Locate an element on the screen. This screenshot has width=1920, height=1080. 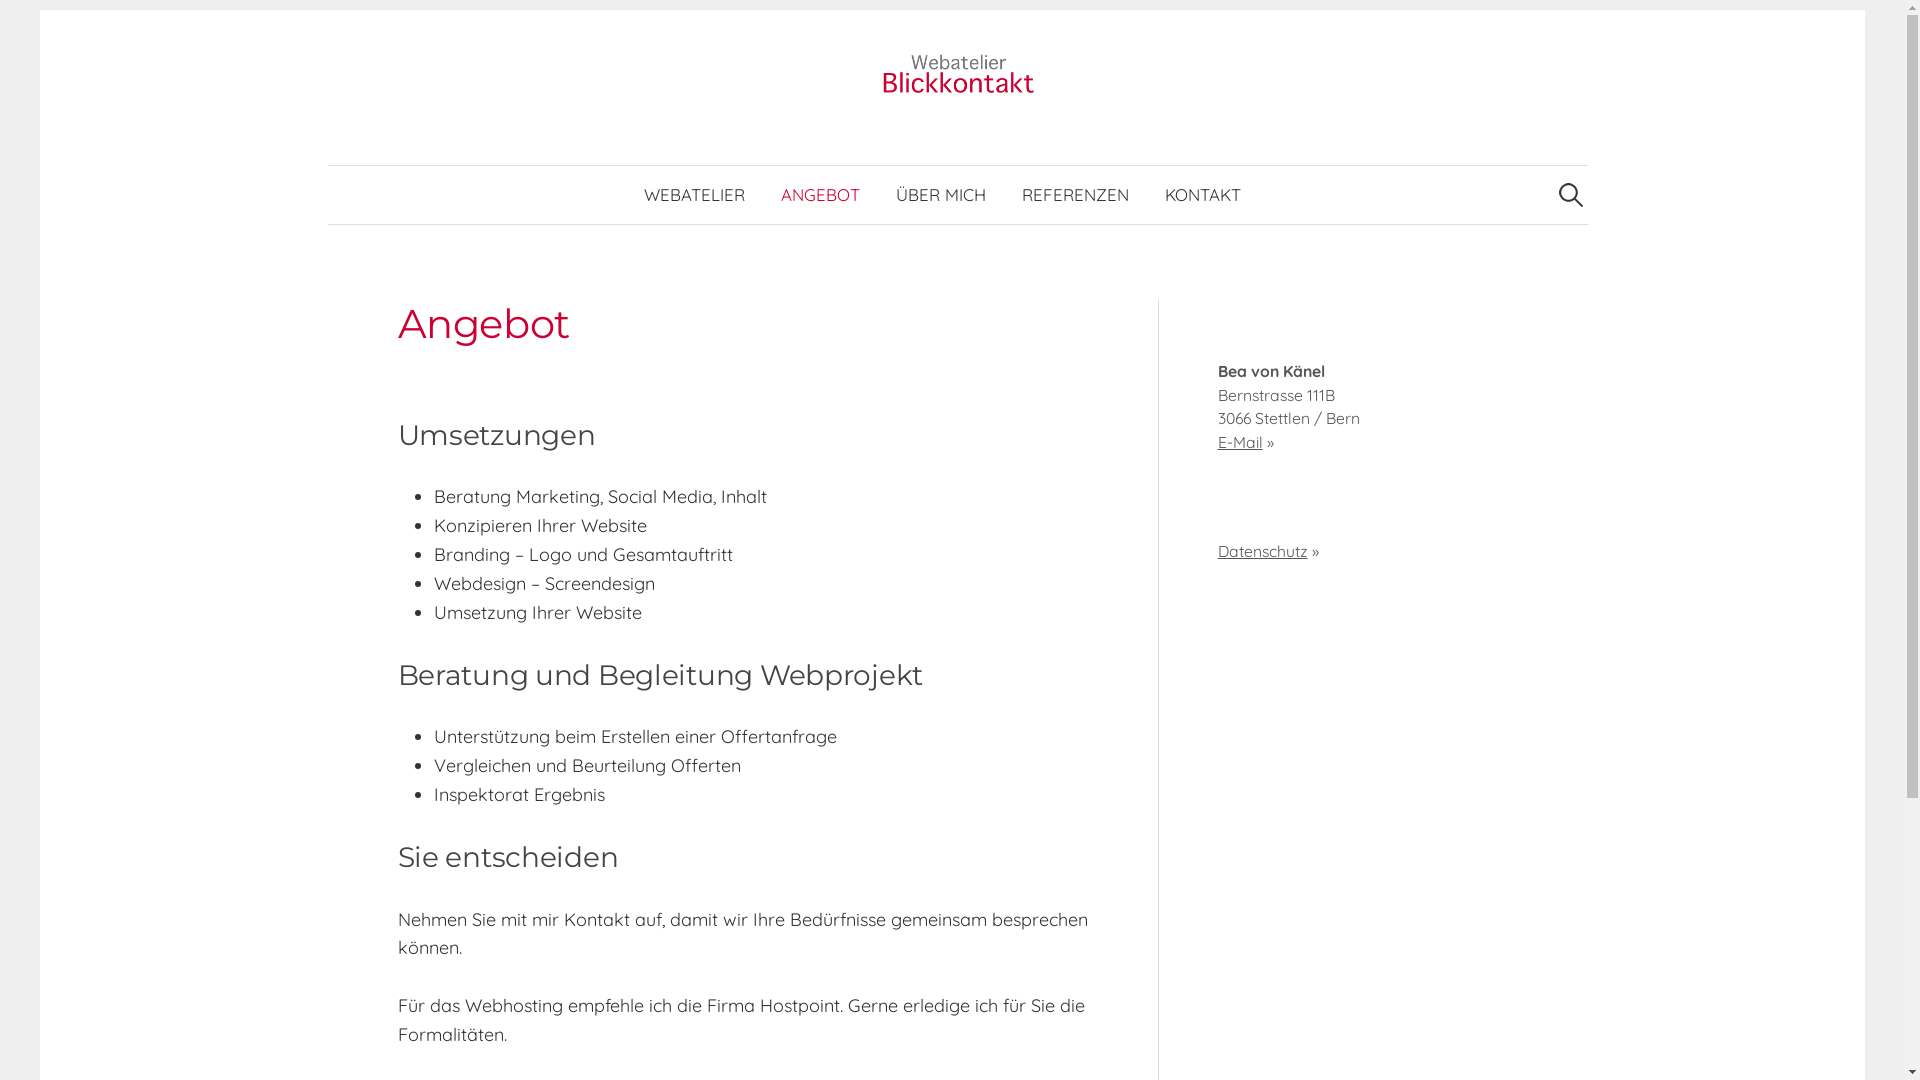
'E-Mail' is located at coordinates (1239, 441).